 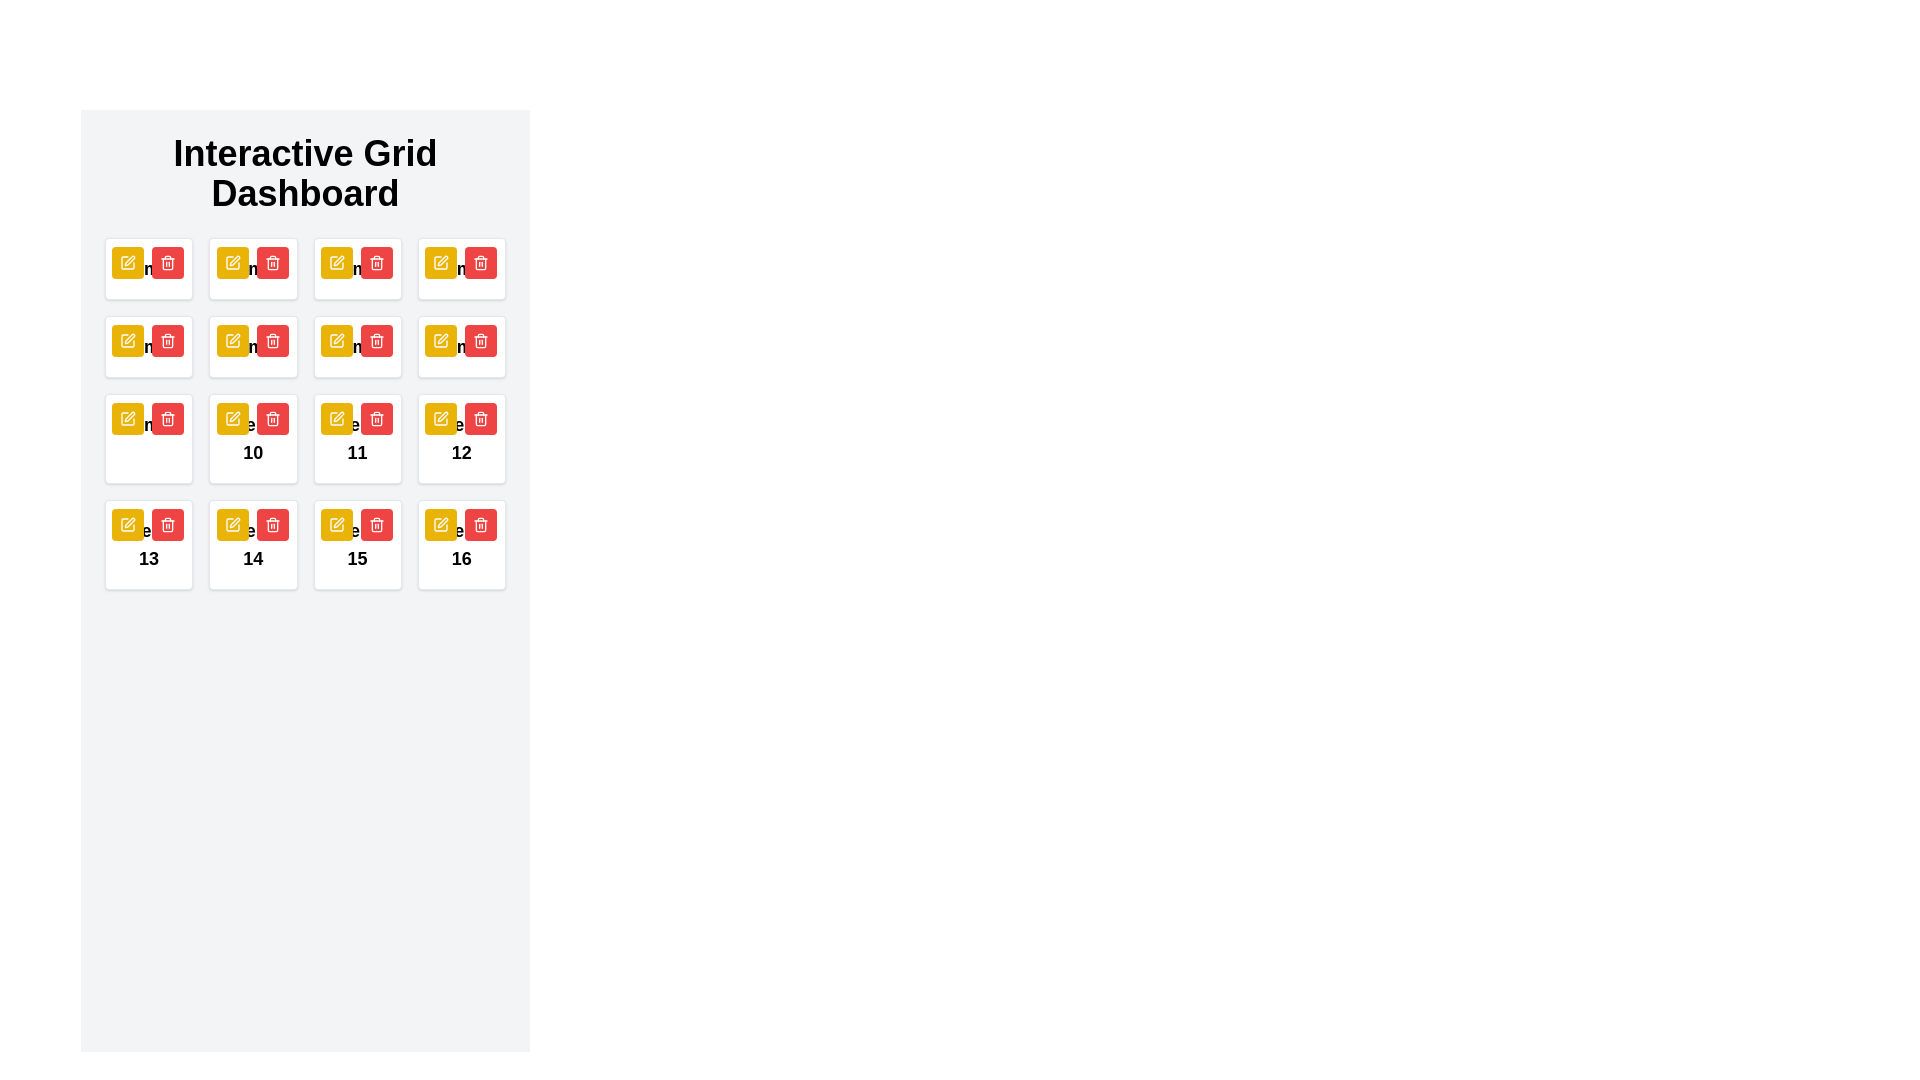 What do you see at coordinates (232, 261) in the screenshot?
I see `the edit button located in the top row of the interactive grid dashboard, specifically the third element from the left` at bounding box center [232, 261].